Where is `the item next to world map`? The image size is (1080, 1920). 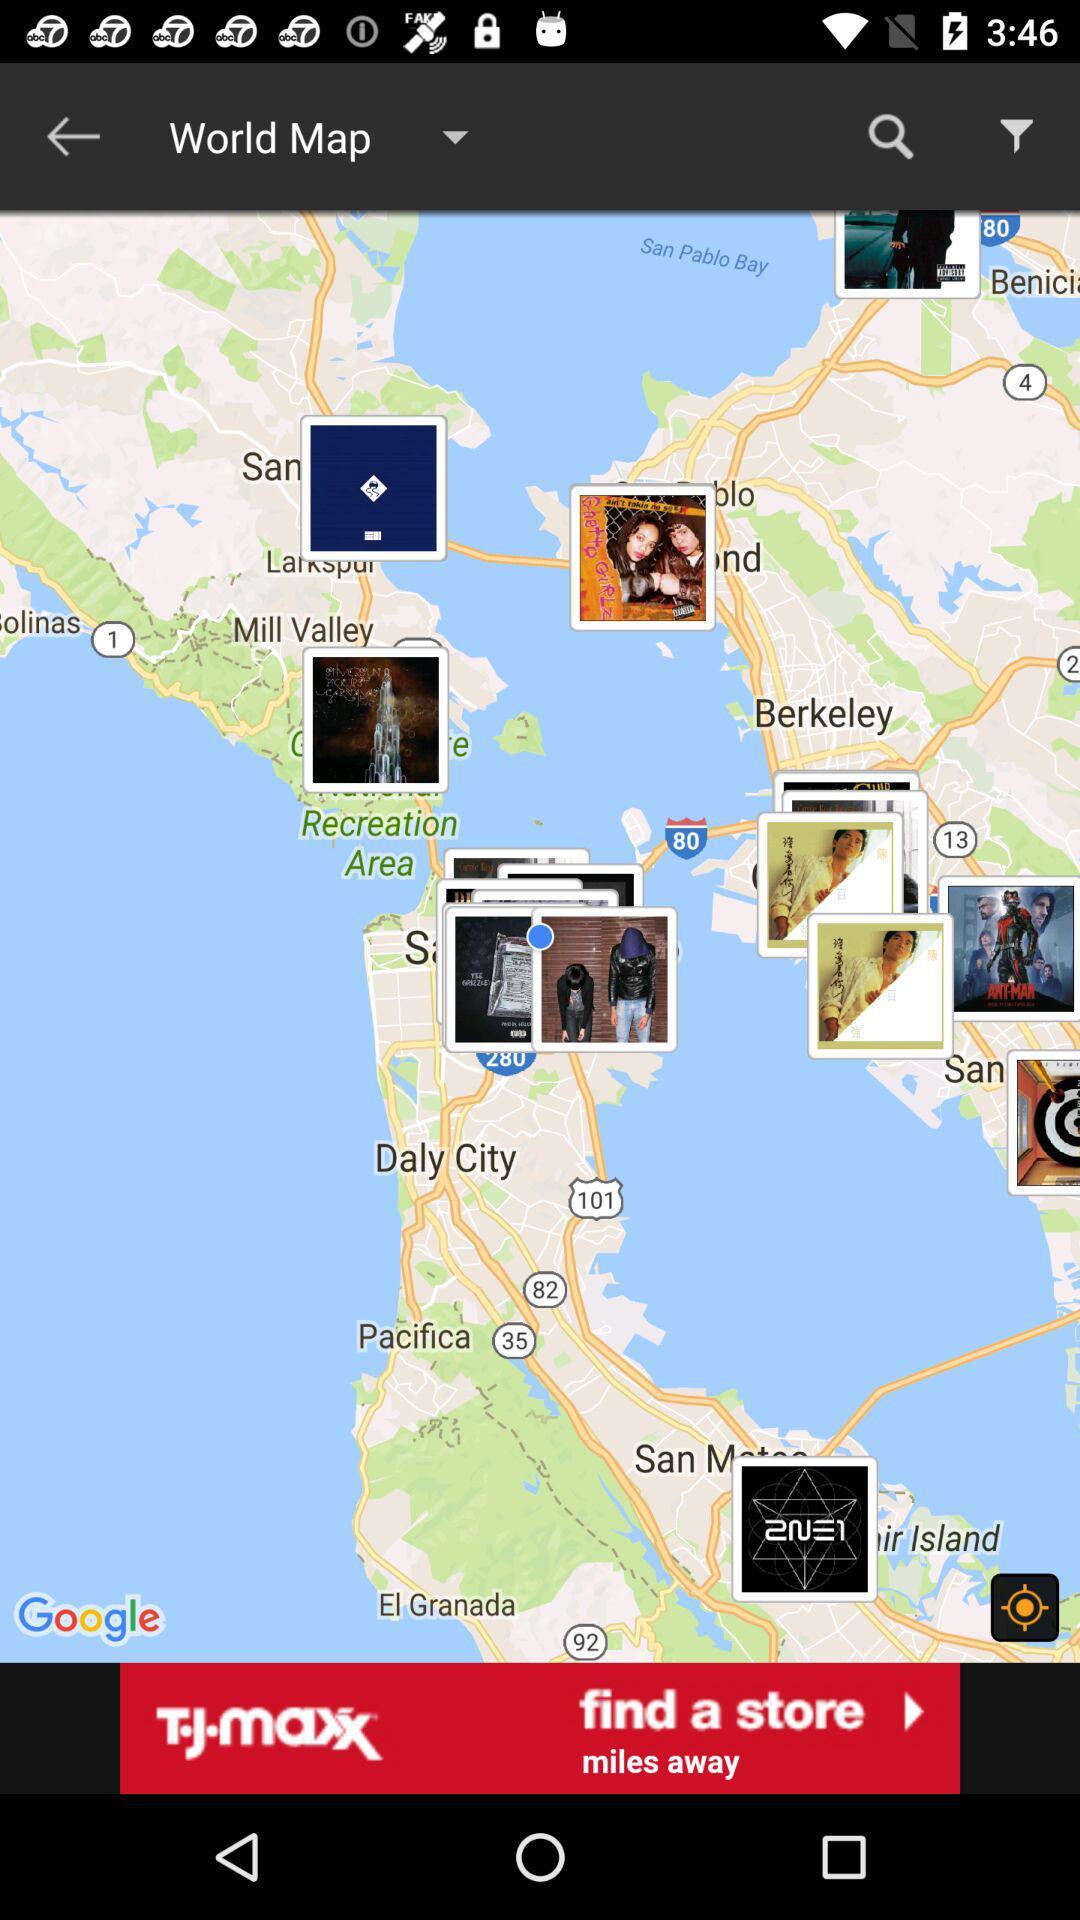
the item next to world map is located at coordinates (890, 135).